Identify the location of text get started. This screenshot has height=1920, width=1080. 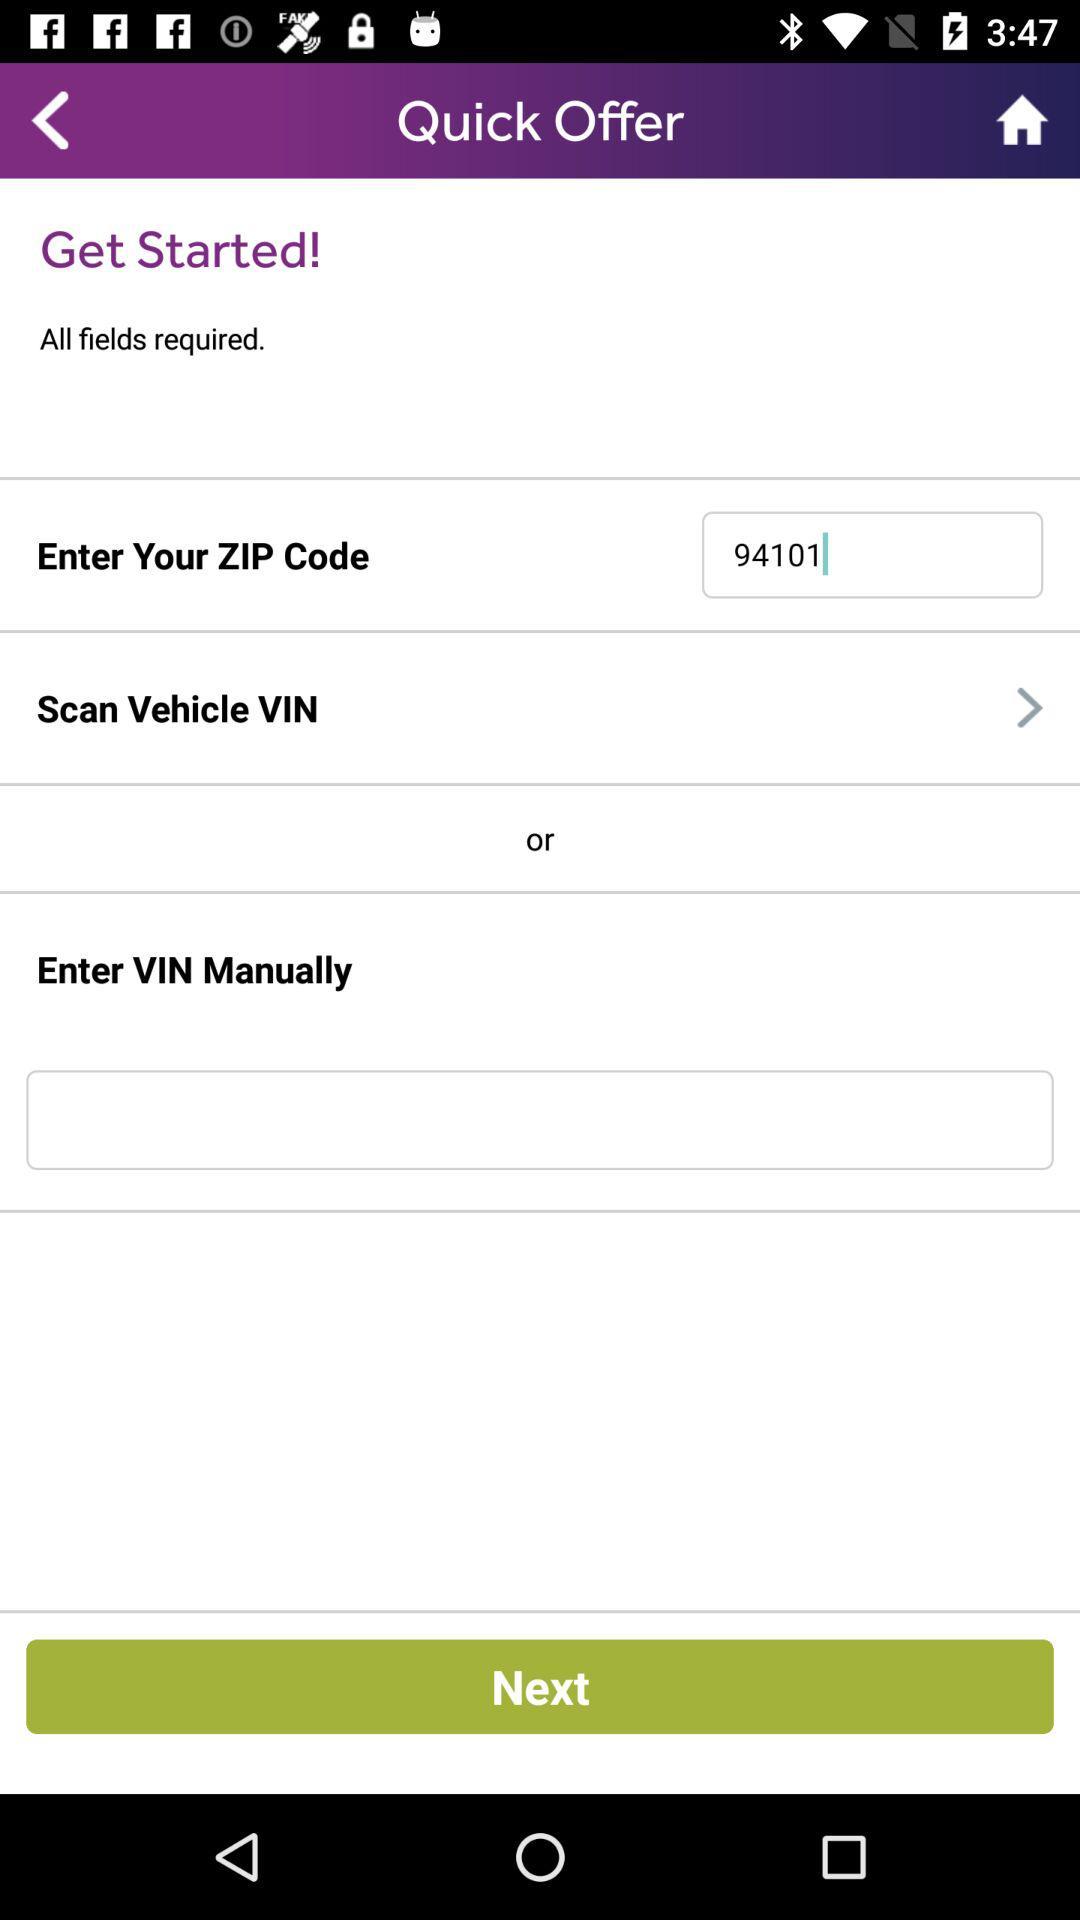
(181, 247).